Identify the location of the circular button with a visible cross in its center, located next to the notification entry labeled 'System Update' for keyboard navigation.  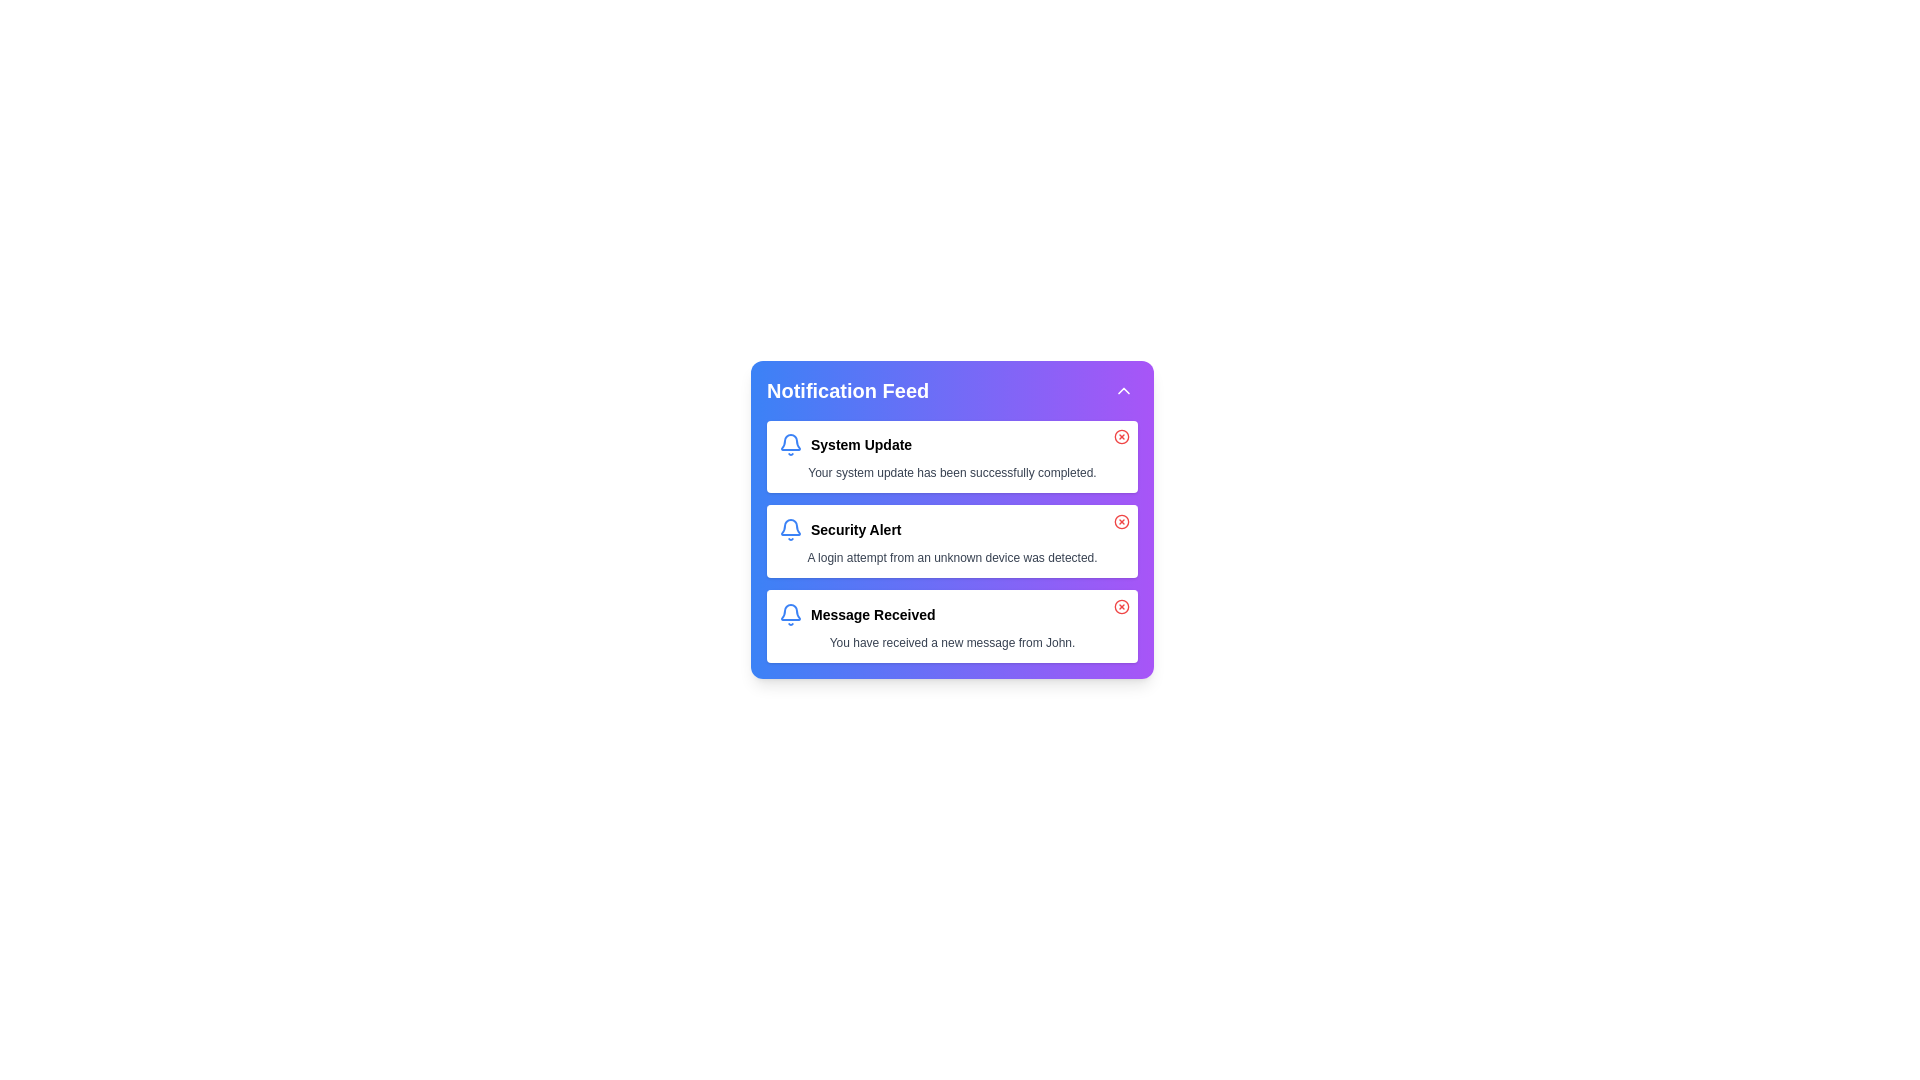
(1122, 435).